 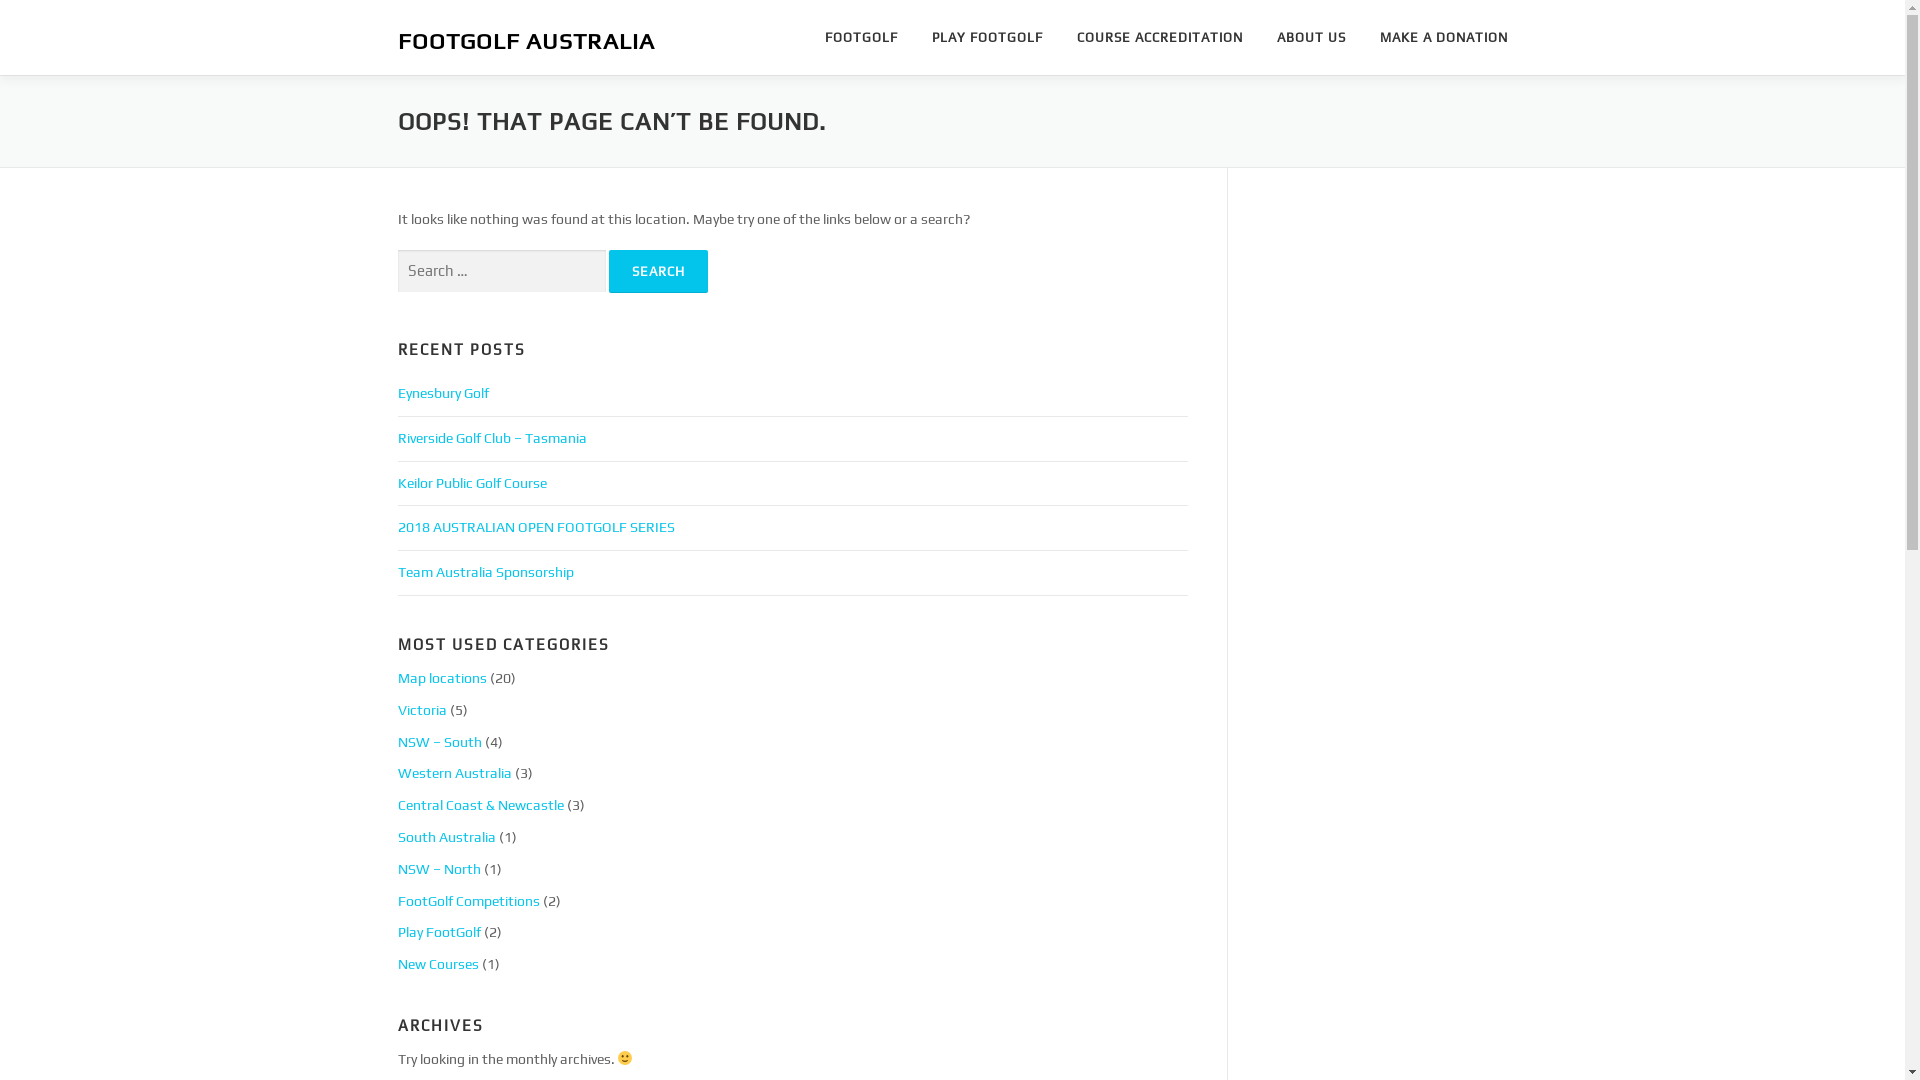 I want to click on 'ABOUT US', so click(x=1311, y=37).